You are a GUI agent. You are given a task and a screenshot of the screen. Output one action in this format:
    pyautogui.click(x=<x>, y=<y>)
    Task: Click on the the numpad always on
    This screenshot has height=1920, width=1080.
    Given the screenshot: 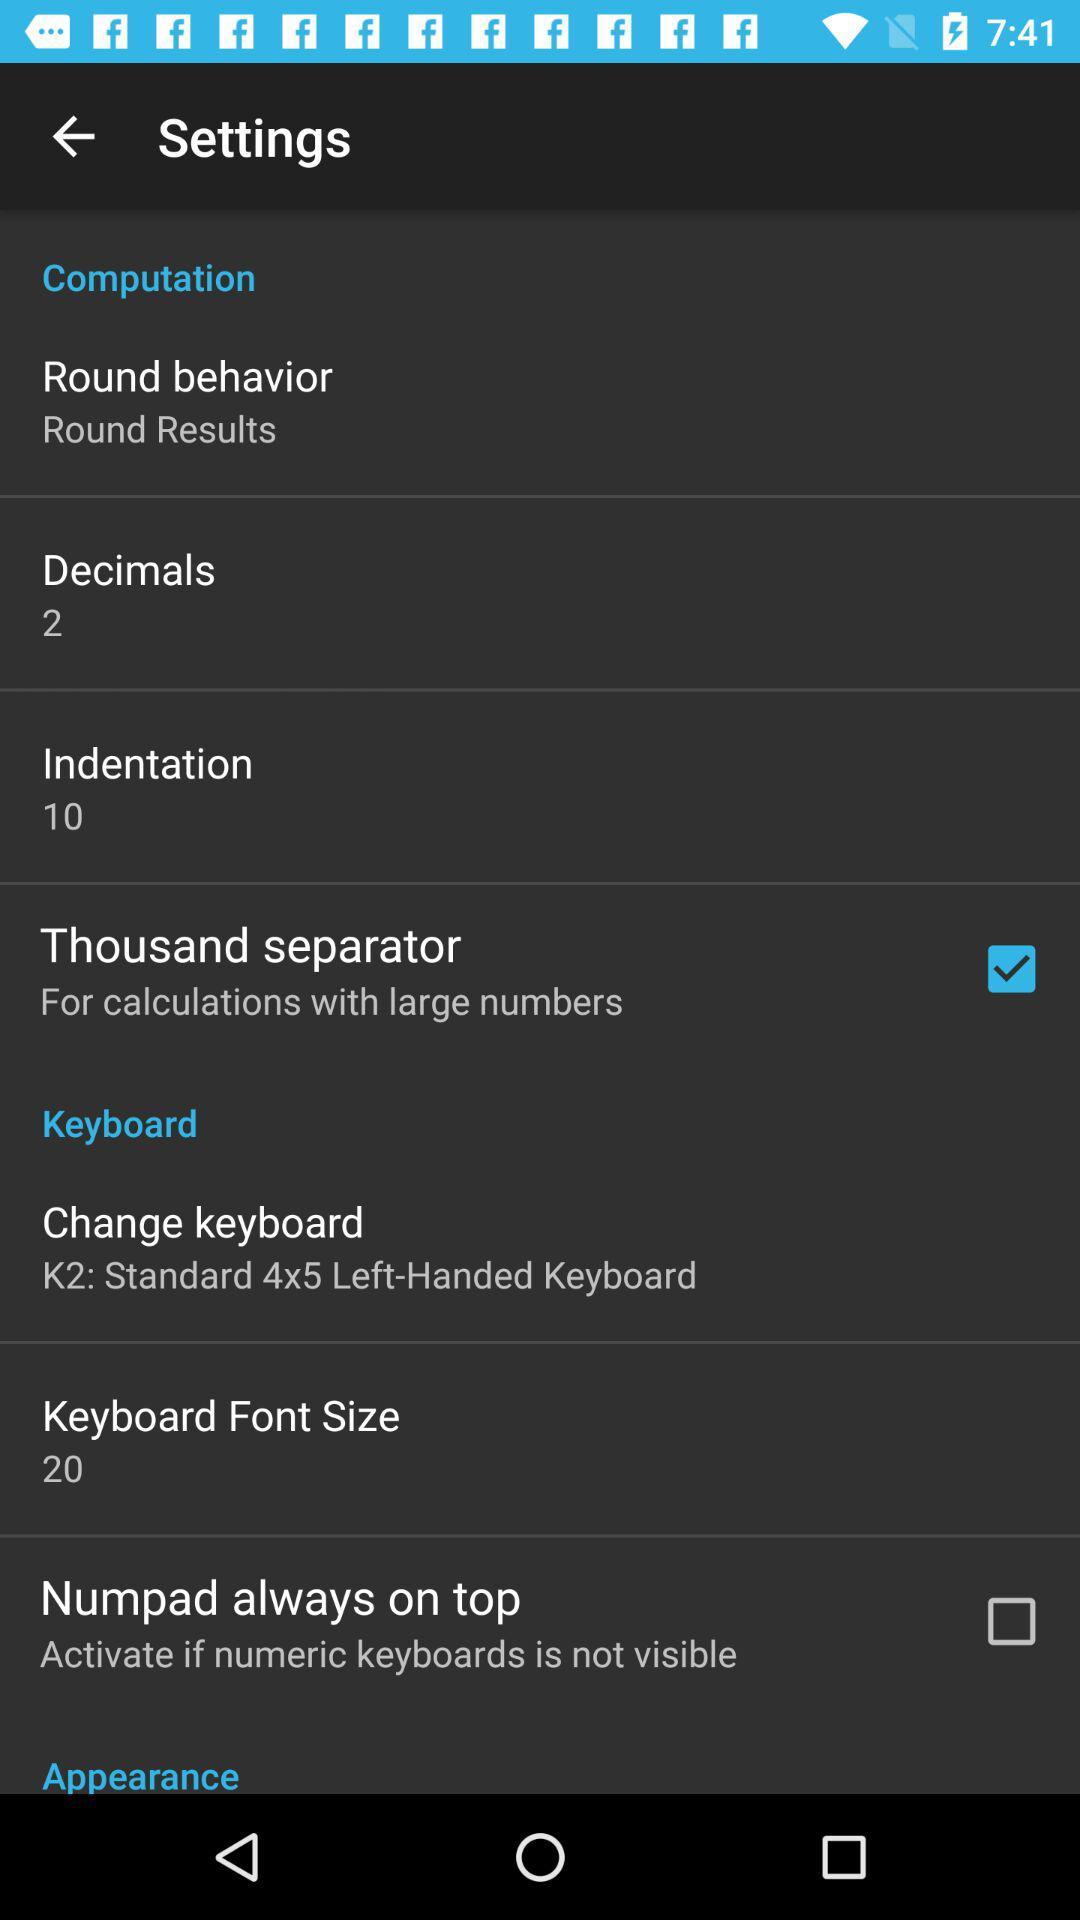 What is the action you would take?
    pyautogui.click(x=280, y=1595)
    